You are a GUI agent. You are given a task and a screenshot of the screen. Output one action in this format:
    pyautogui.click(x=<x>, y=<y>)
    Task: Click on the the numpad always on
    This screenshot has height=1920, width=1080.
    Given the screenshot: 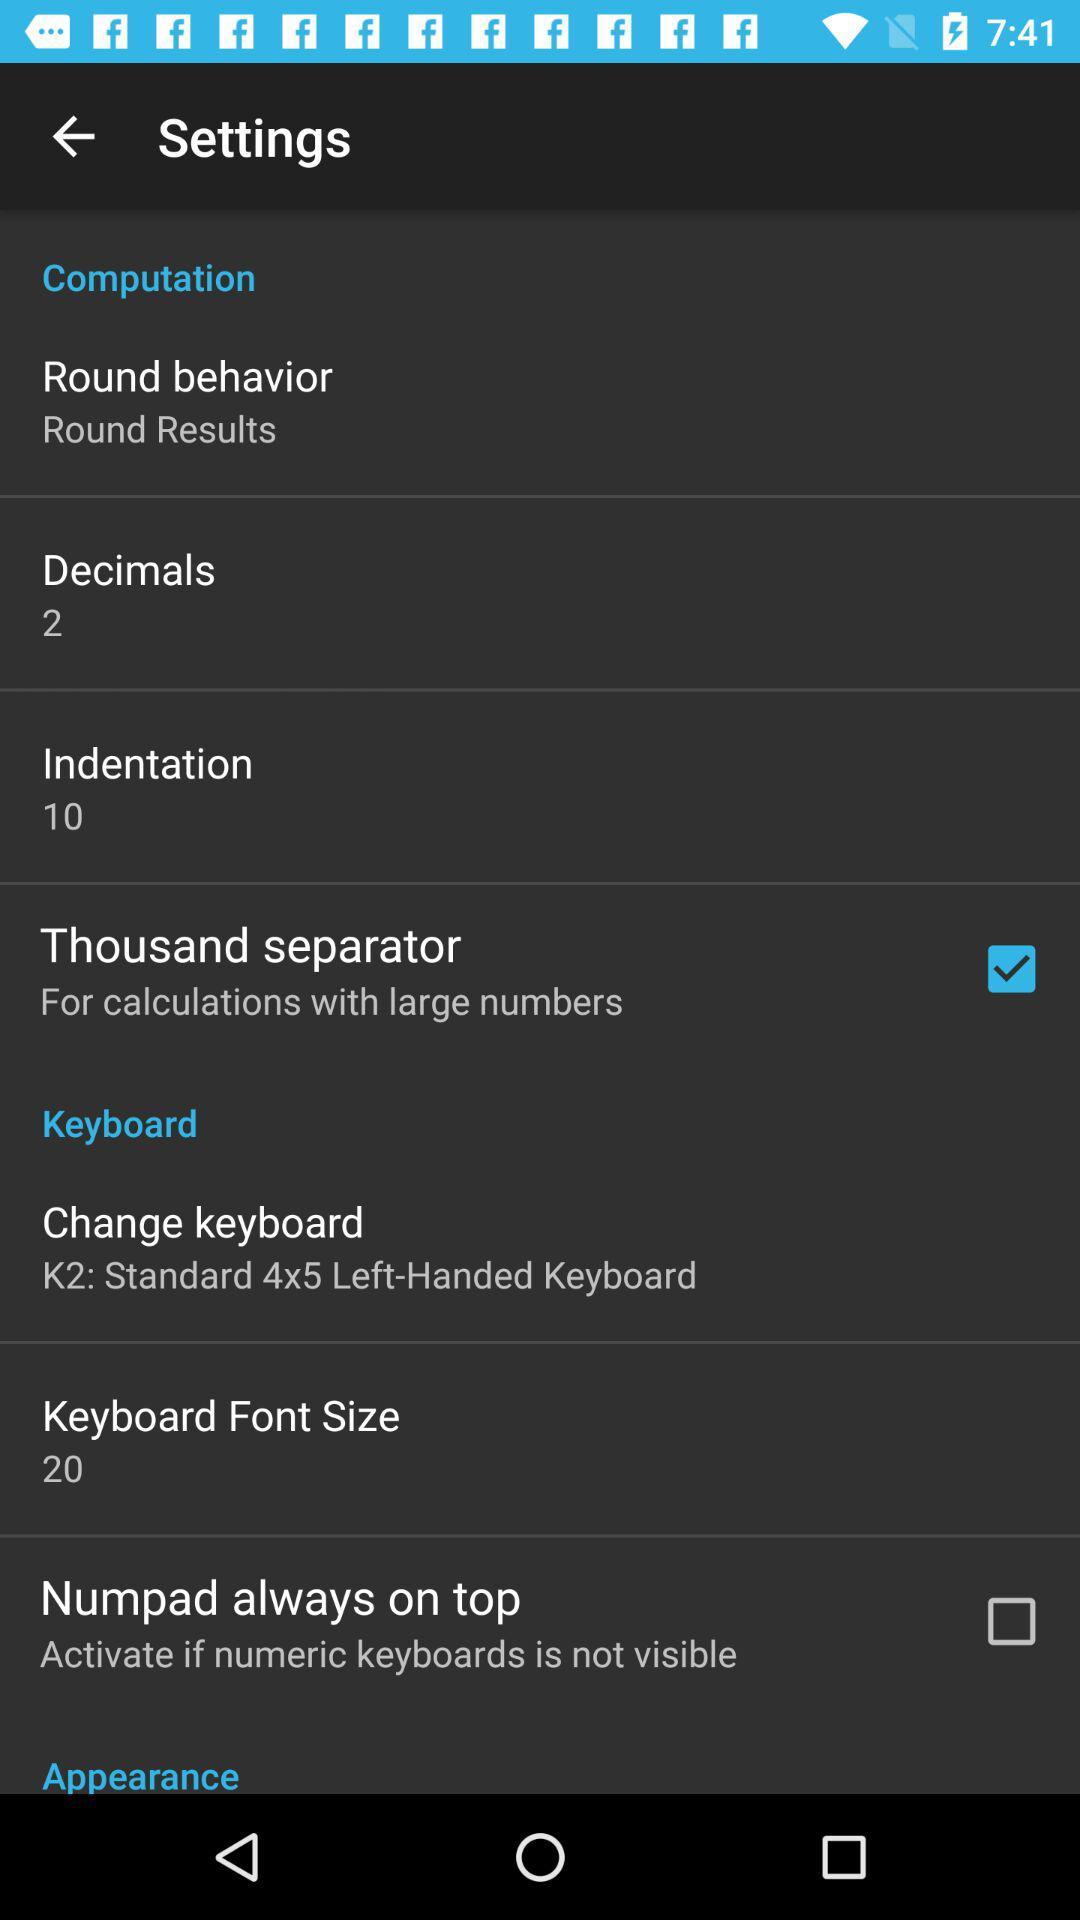 What is the action you would take?
    pyautogui.click(x=280, y=1595)
    